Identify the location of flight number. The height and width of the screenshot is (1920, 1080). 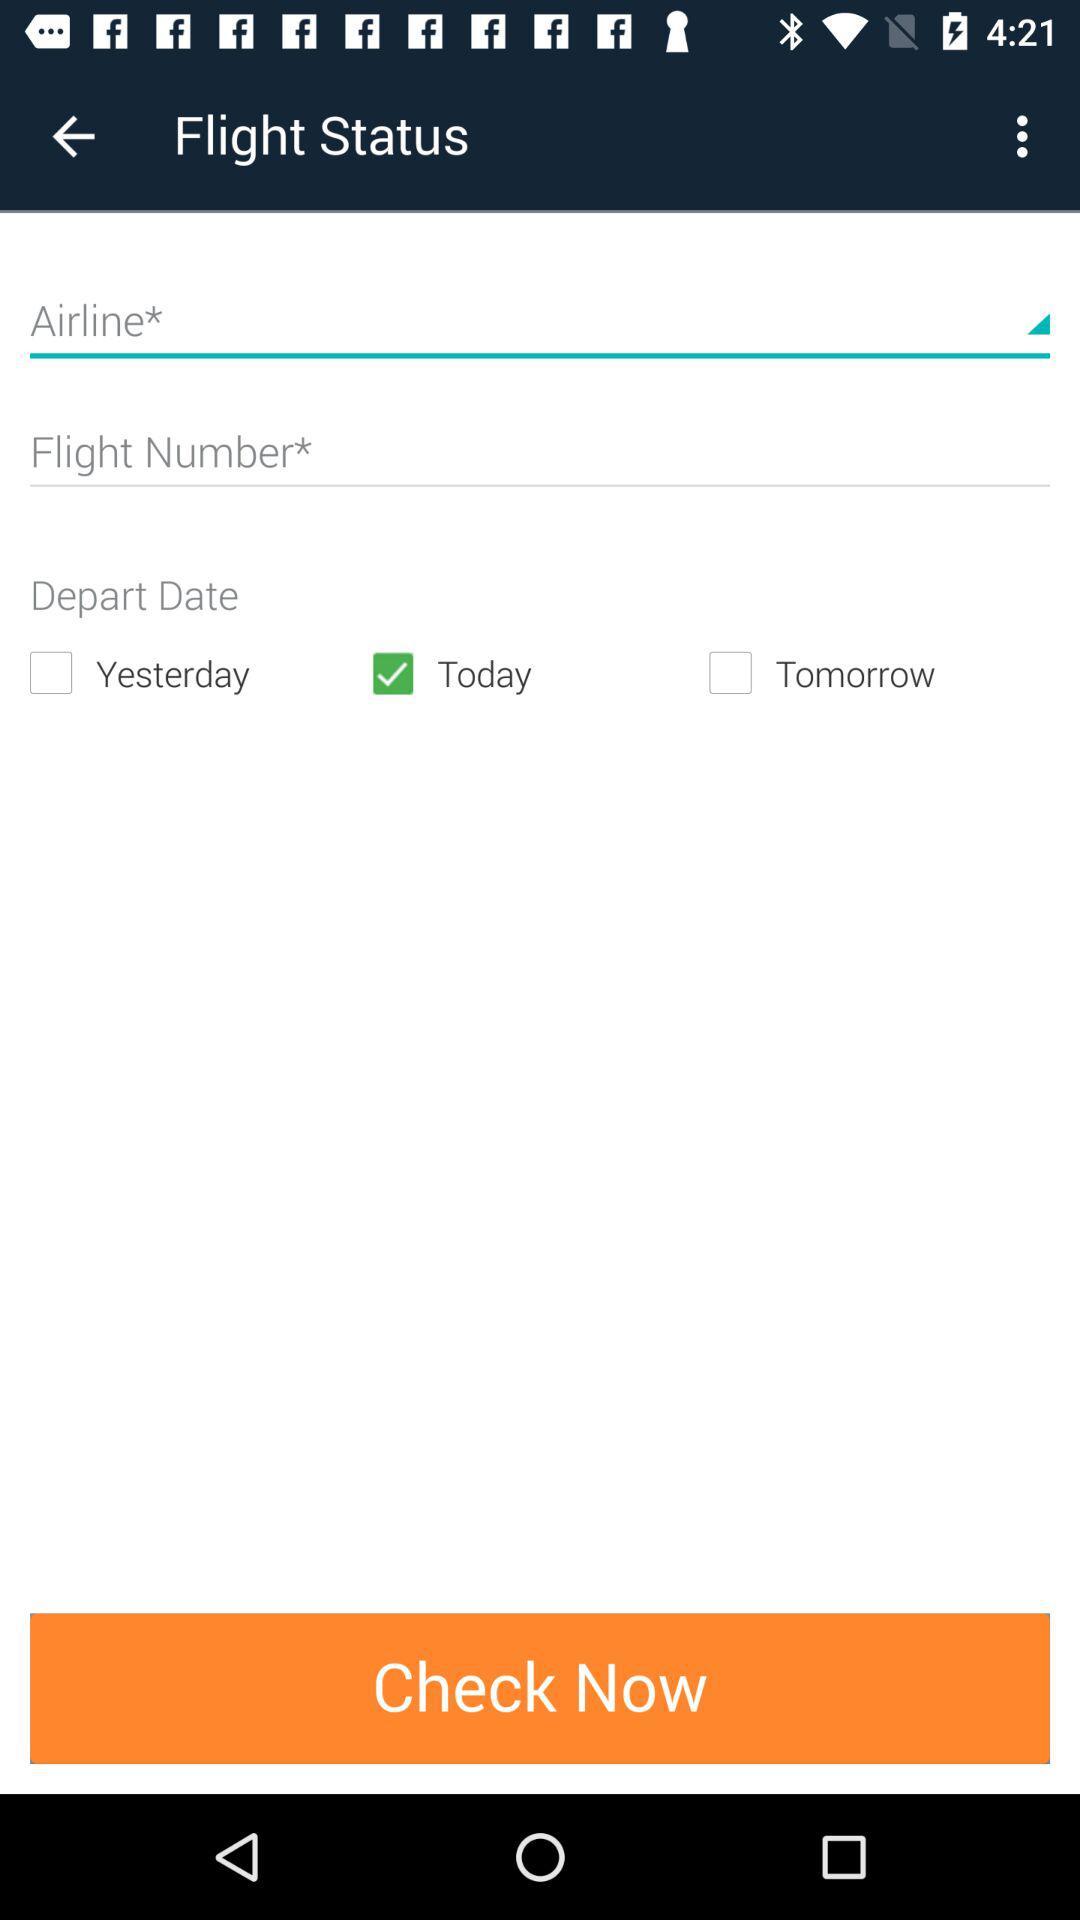
(540, 459).